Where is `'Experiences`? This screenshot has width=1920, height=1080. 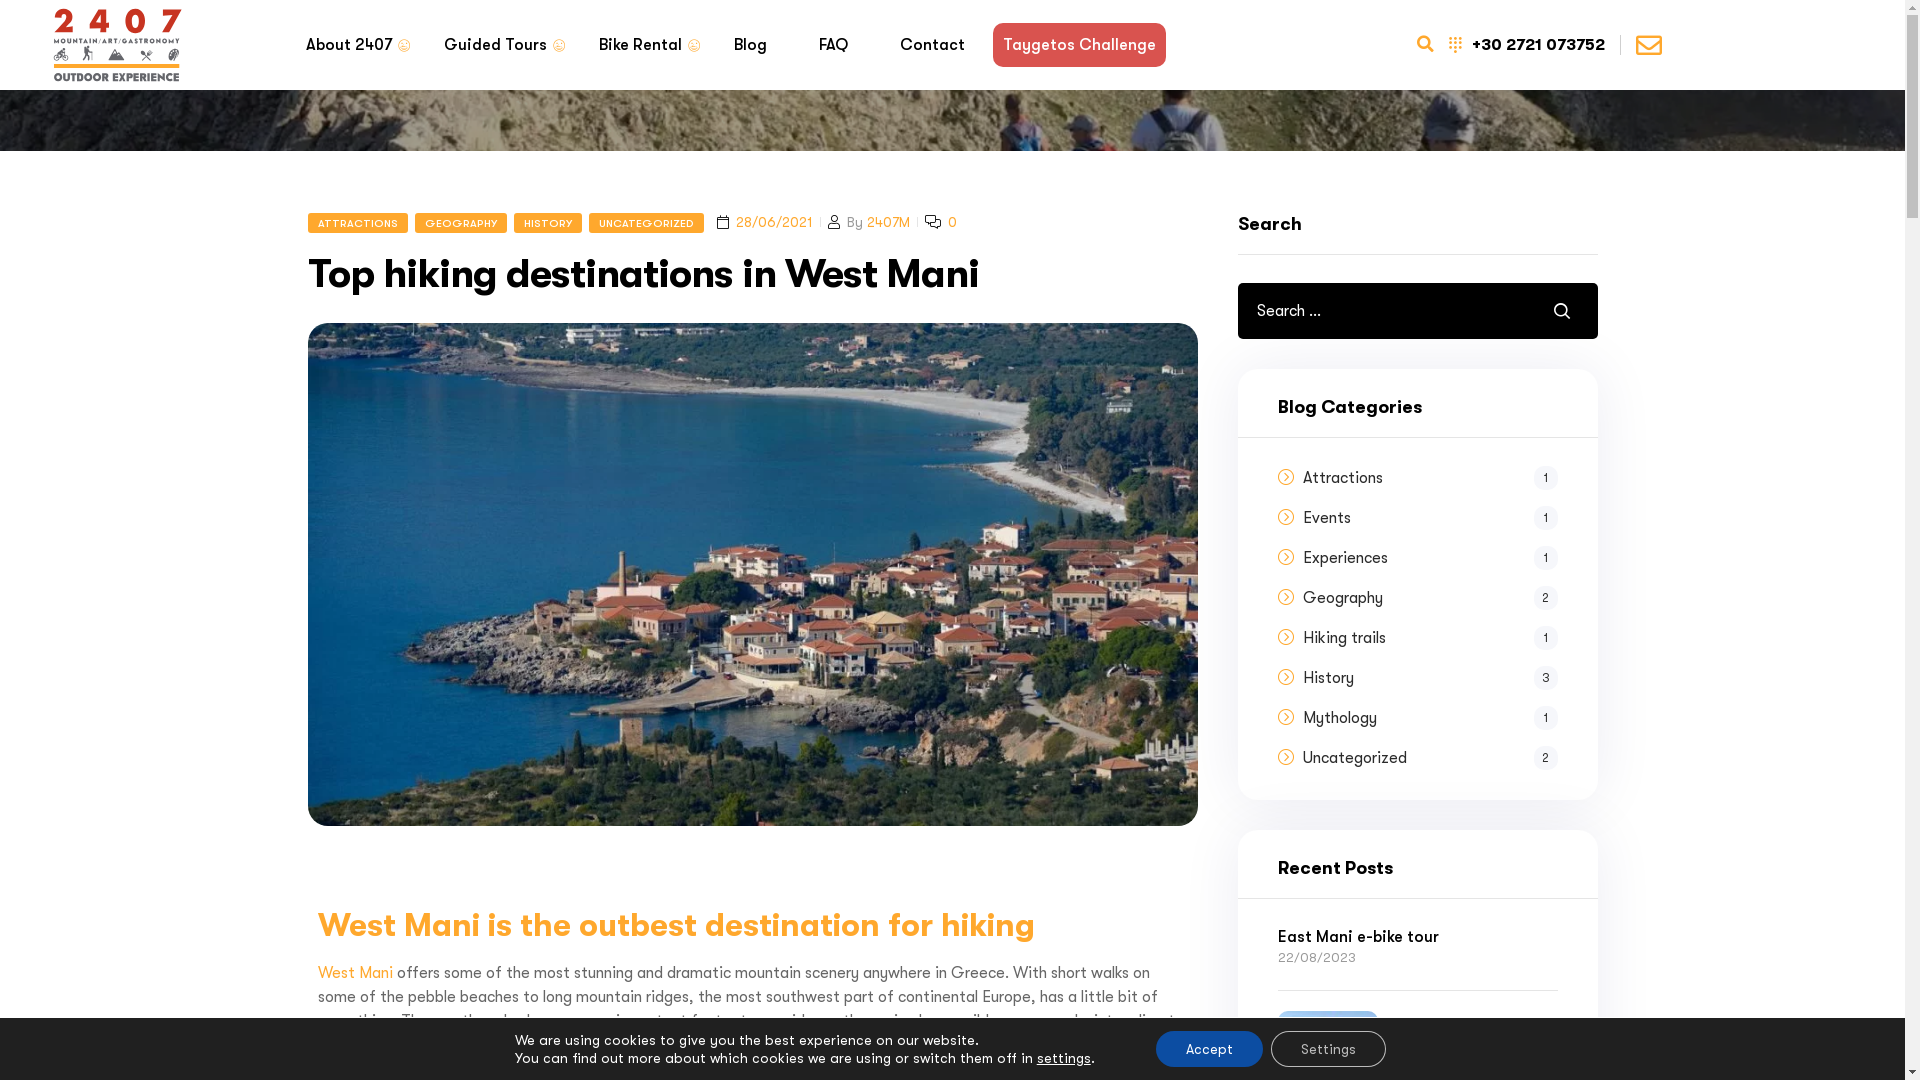
'Experiences is located at coordinates (1429, 558).